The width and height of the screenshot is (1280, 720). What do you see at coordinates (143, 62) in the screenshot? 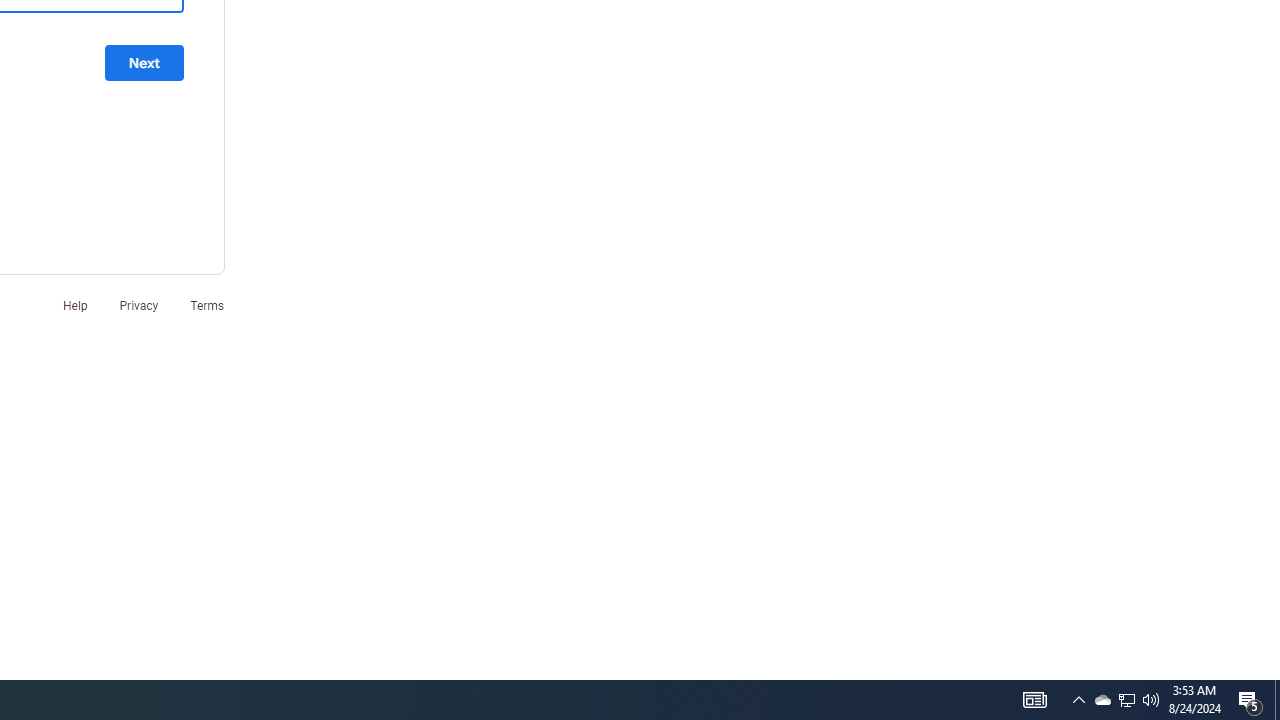
I see `'Next'` at bounding box center [143, 62].